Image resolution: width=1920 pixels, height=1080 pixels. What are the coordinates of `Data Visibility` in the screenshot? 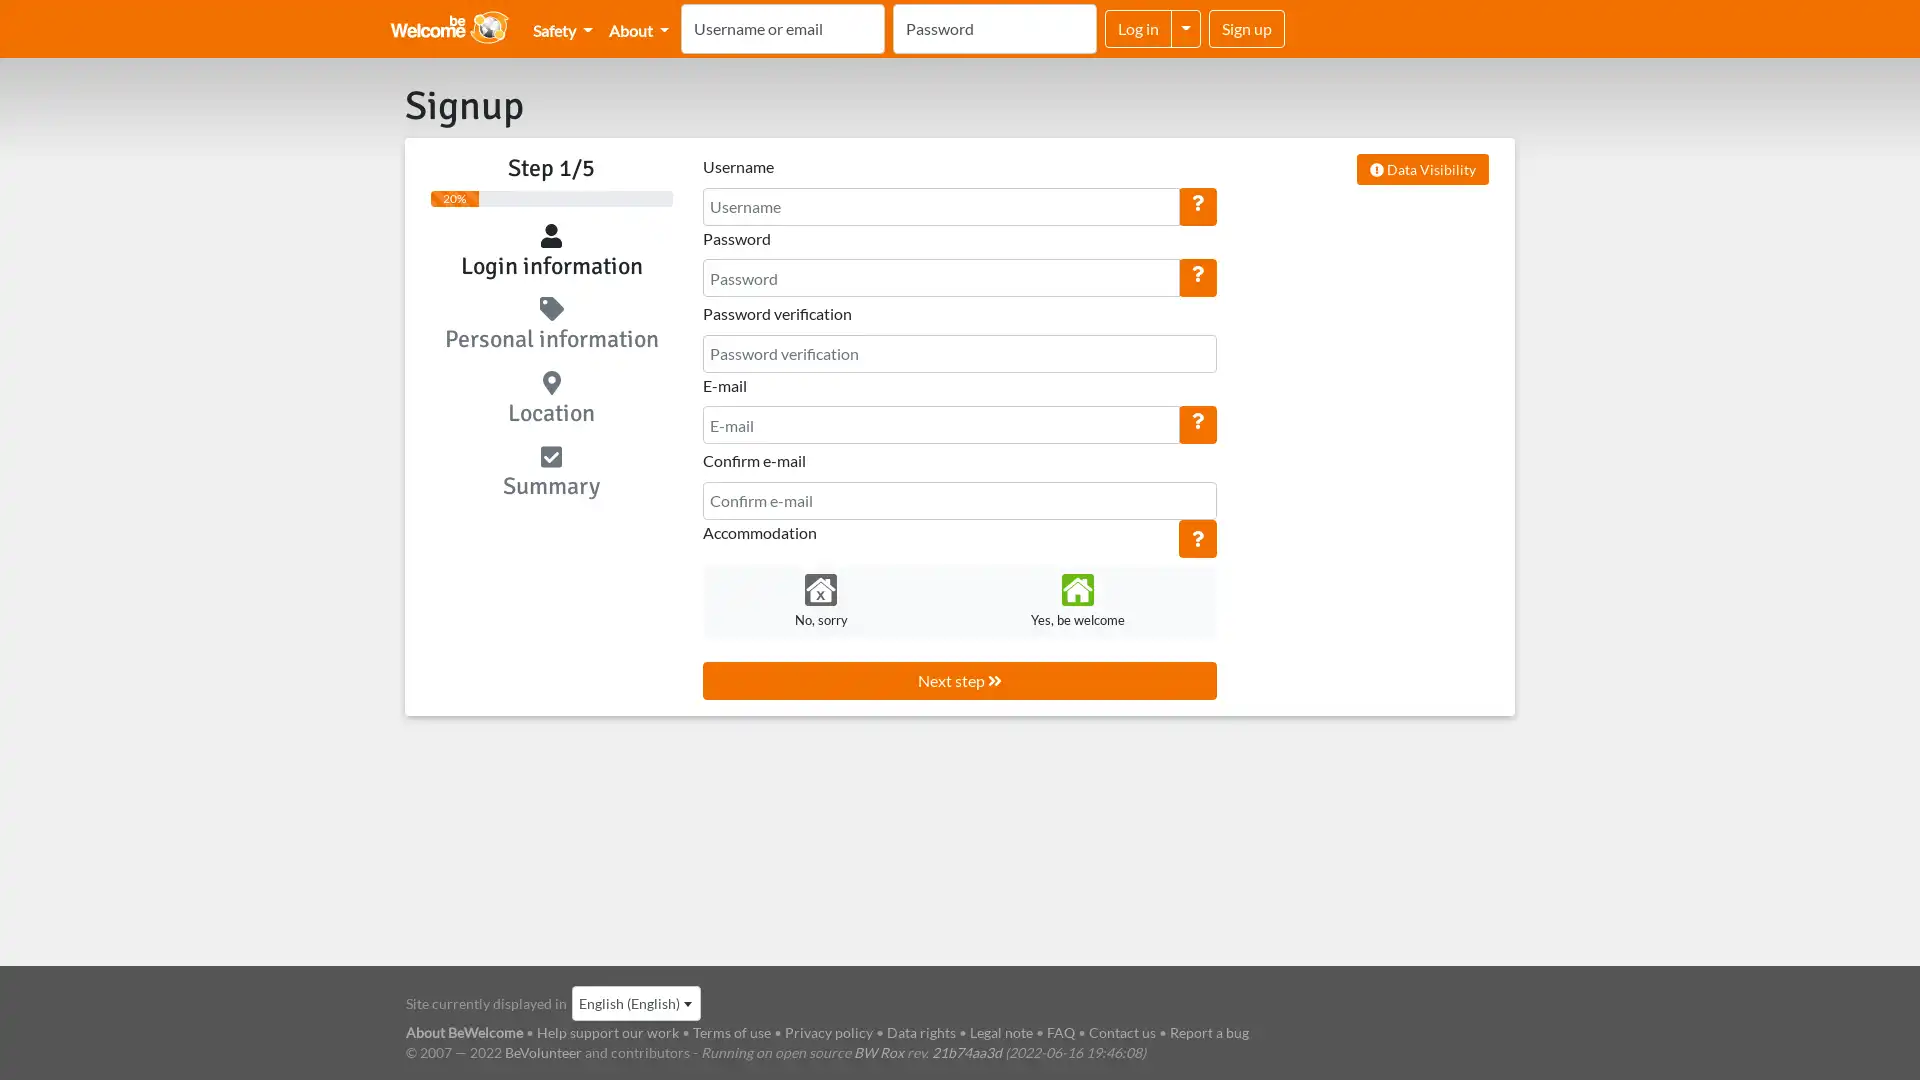 It's located at (1421, 168).